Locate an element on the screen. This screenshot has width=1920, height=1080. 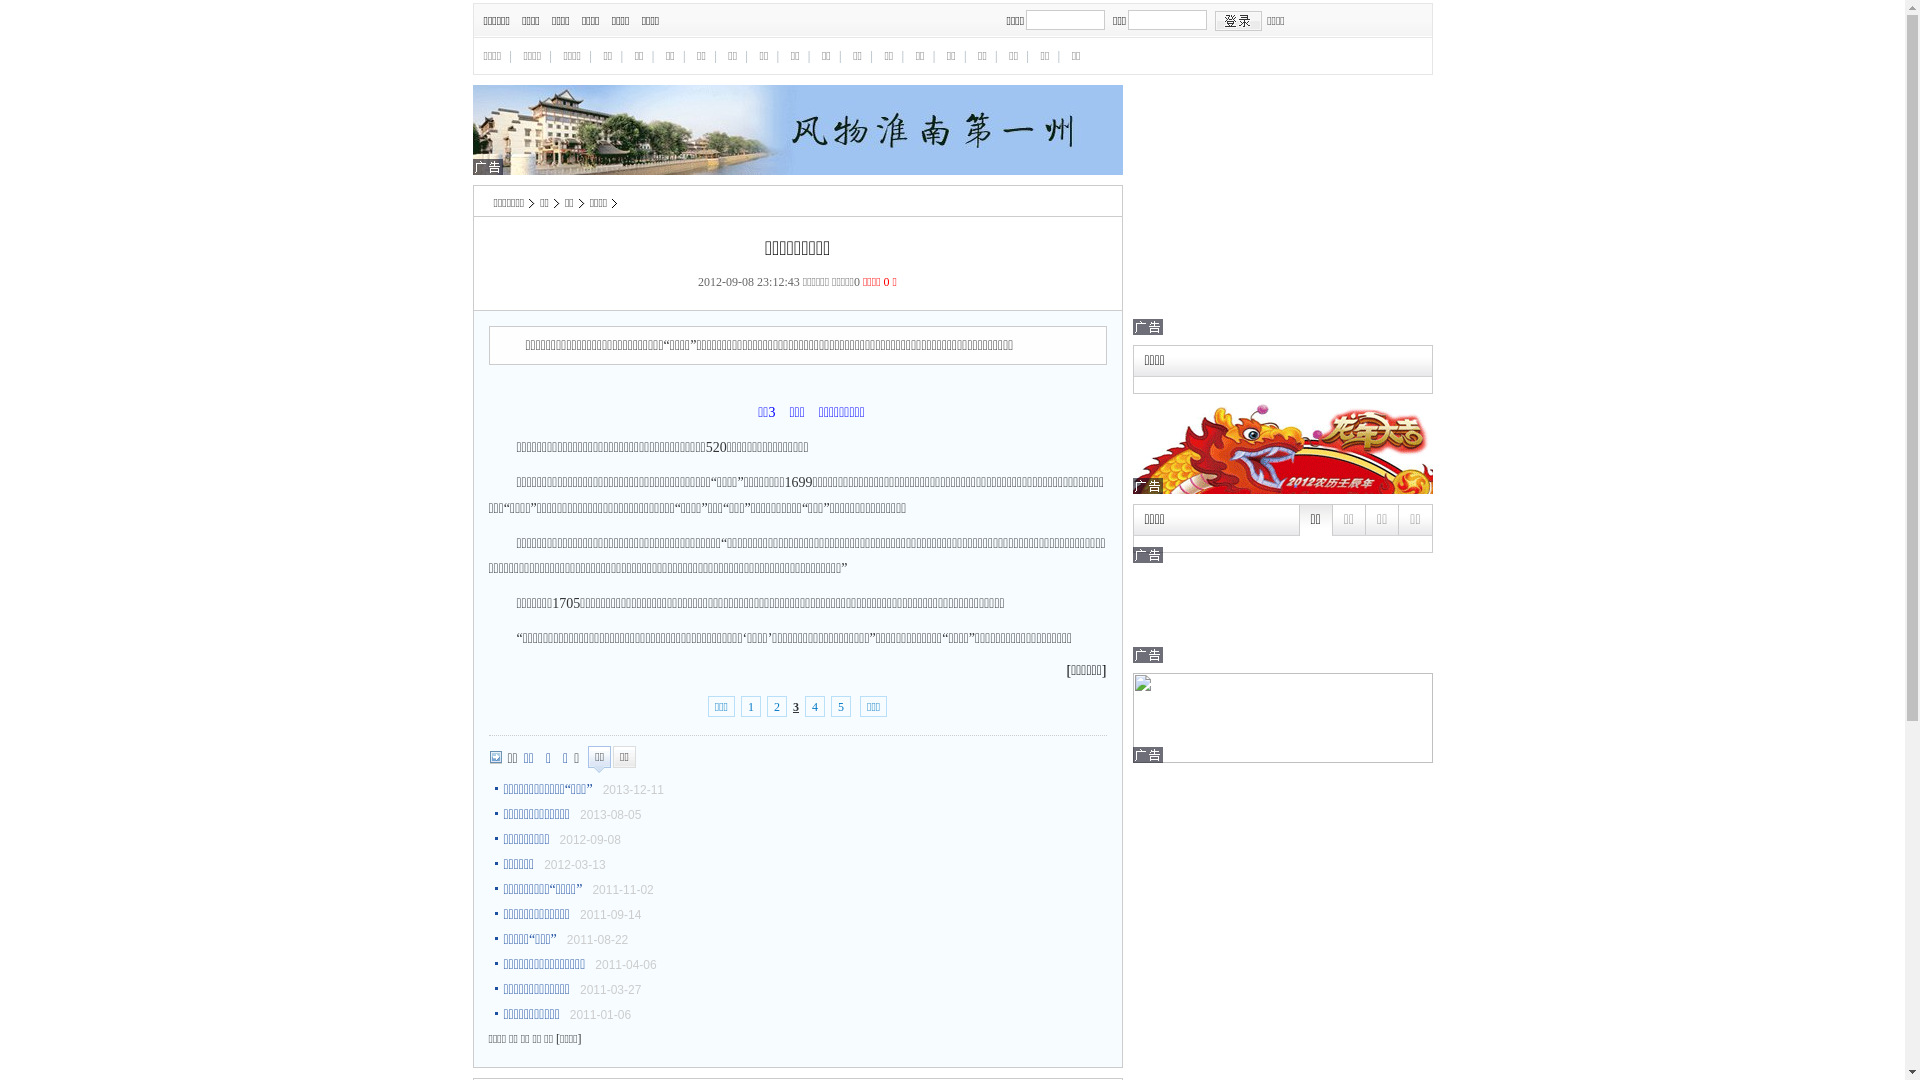
'2' is located at coordinates (776, 705).